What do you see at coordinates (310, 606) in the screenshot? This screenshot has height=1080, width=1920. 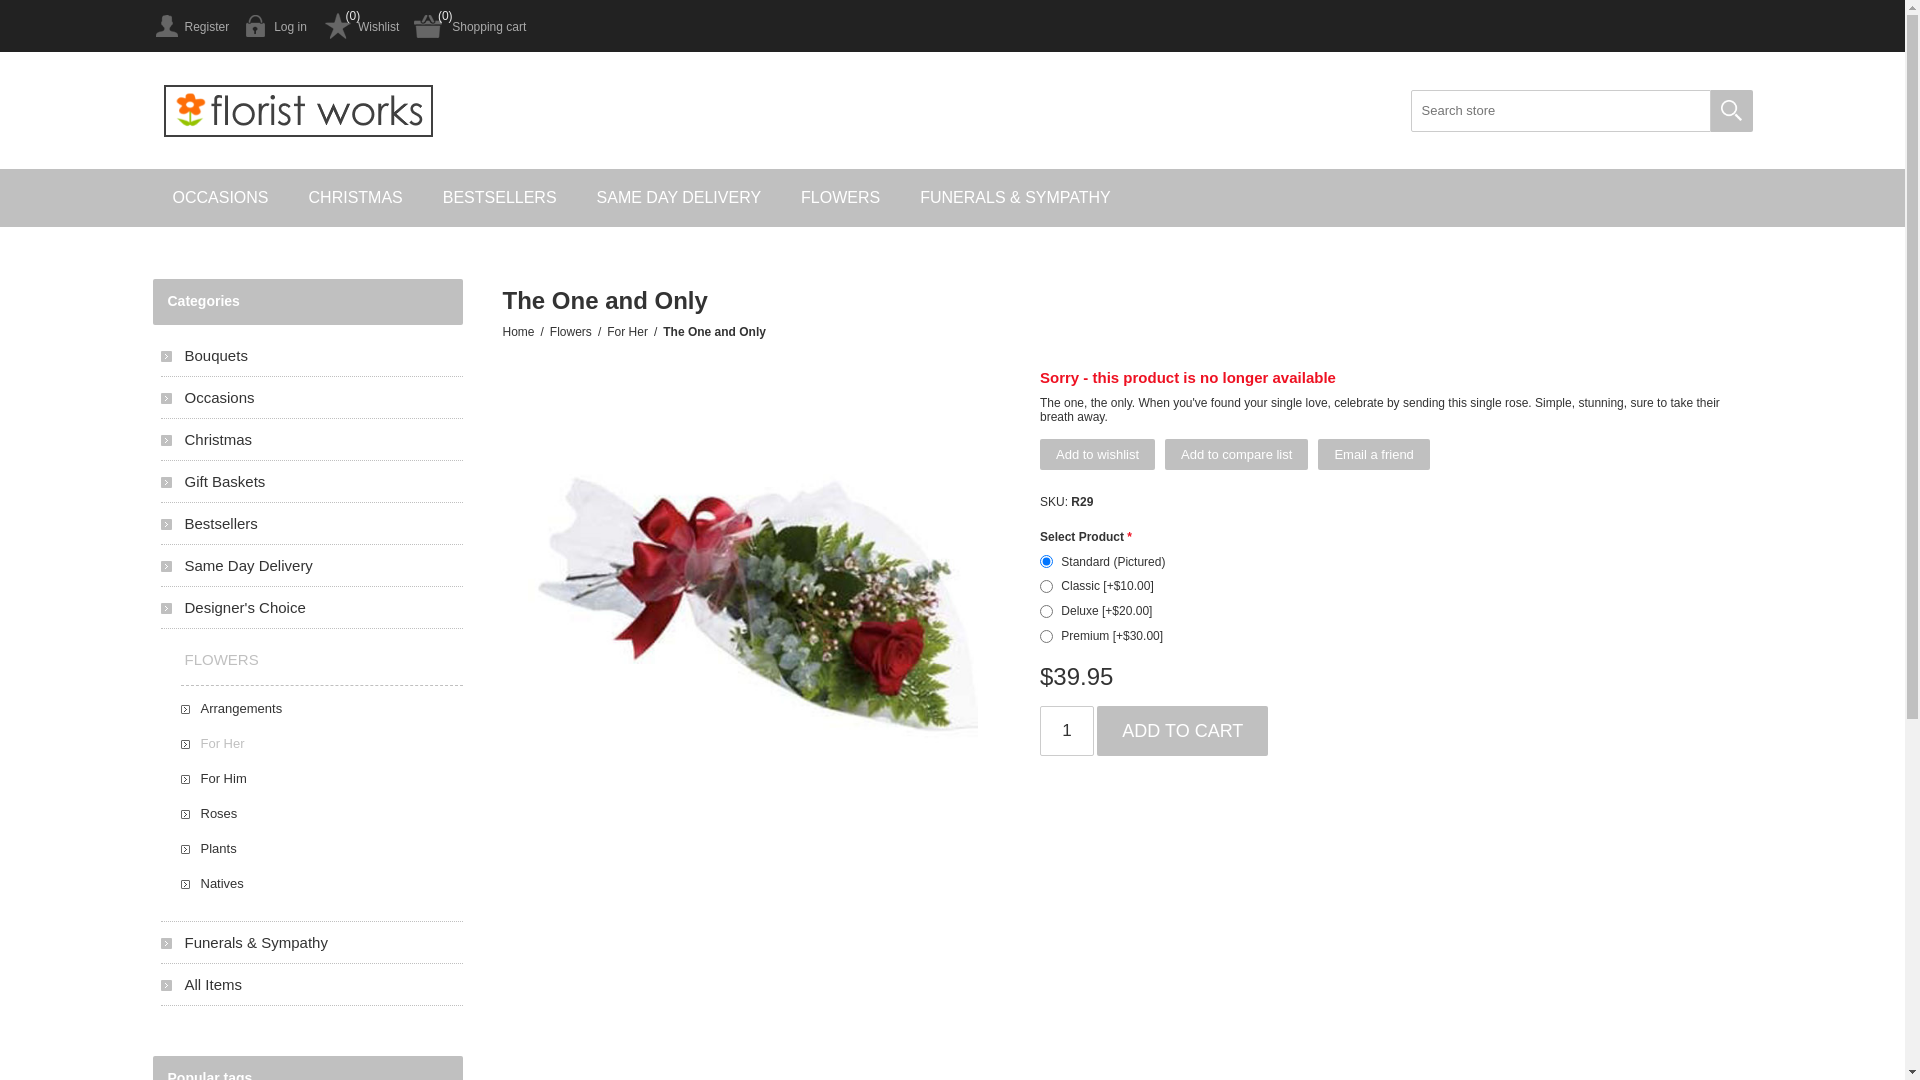 I see `'Designer's Choice'` at bounding box center [310, 606].